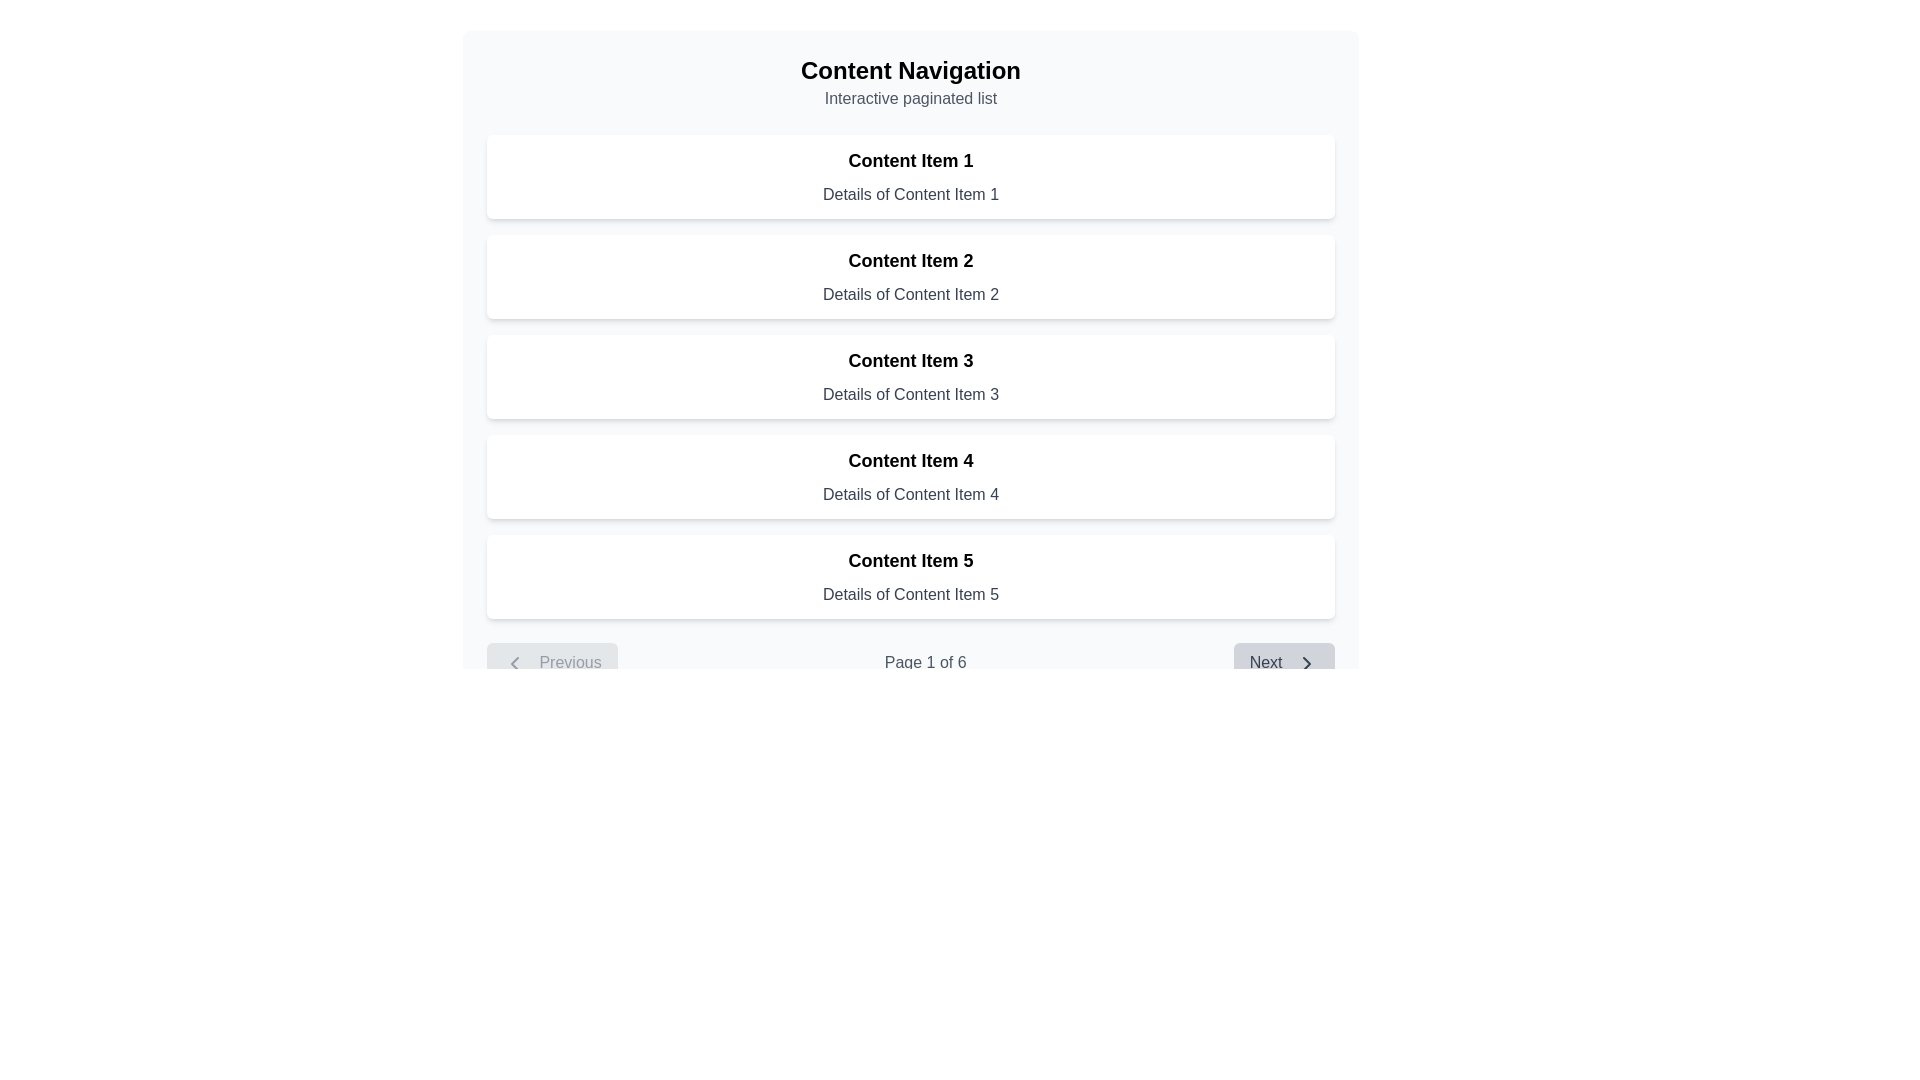  I want to click on the first informational card box at the top of the list, so click(910, 176).